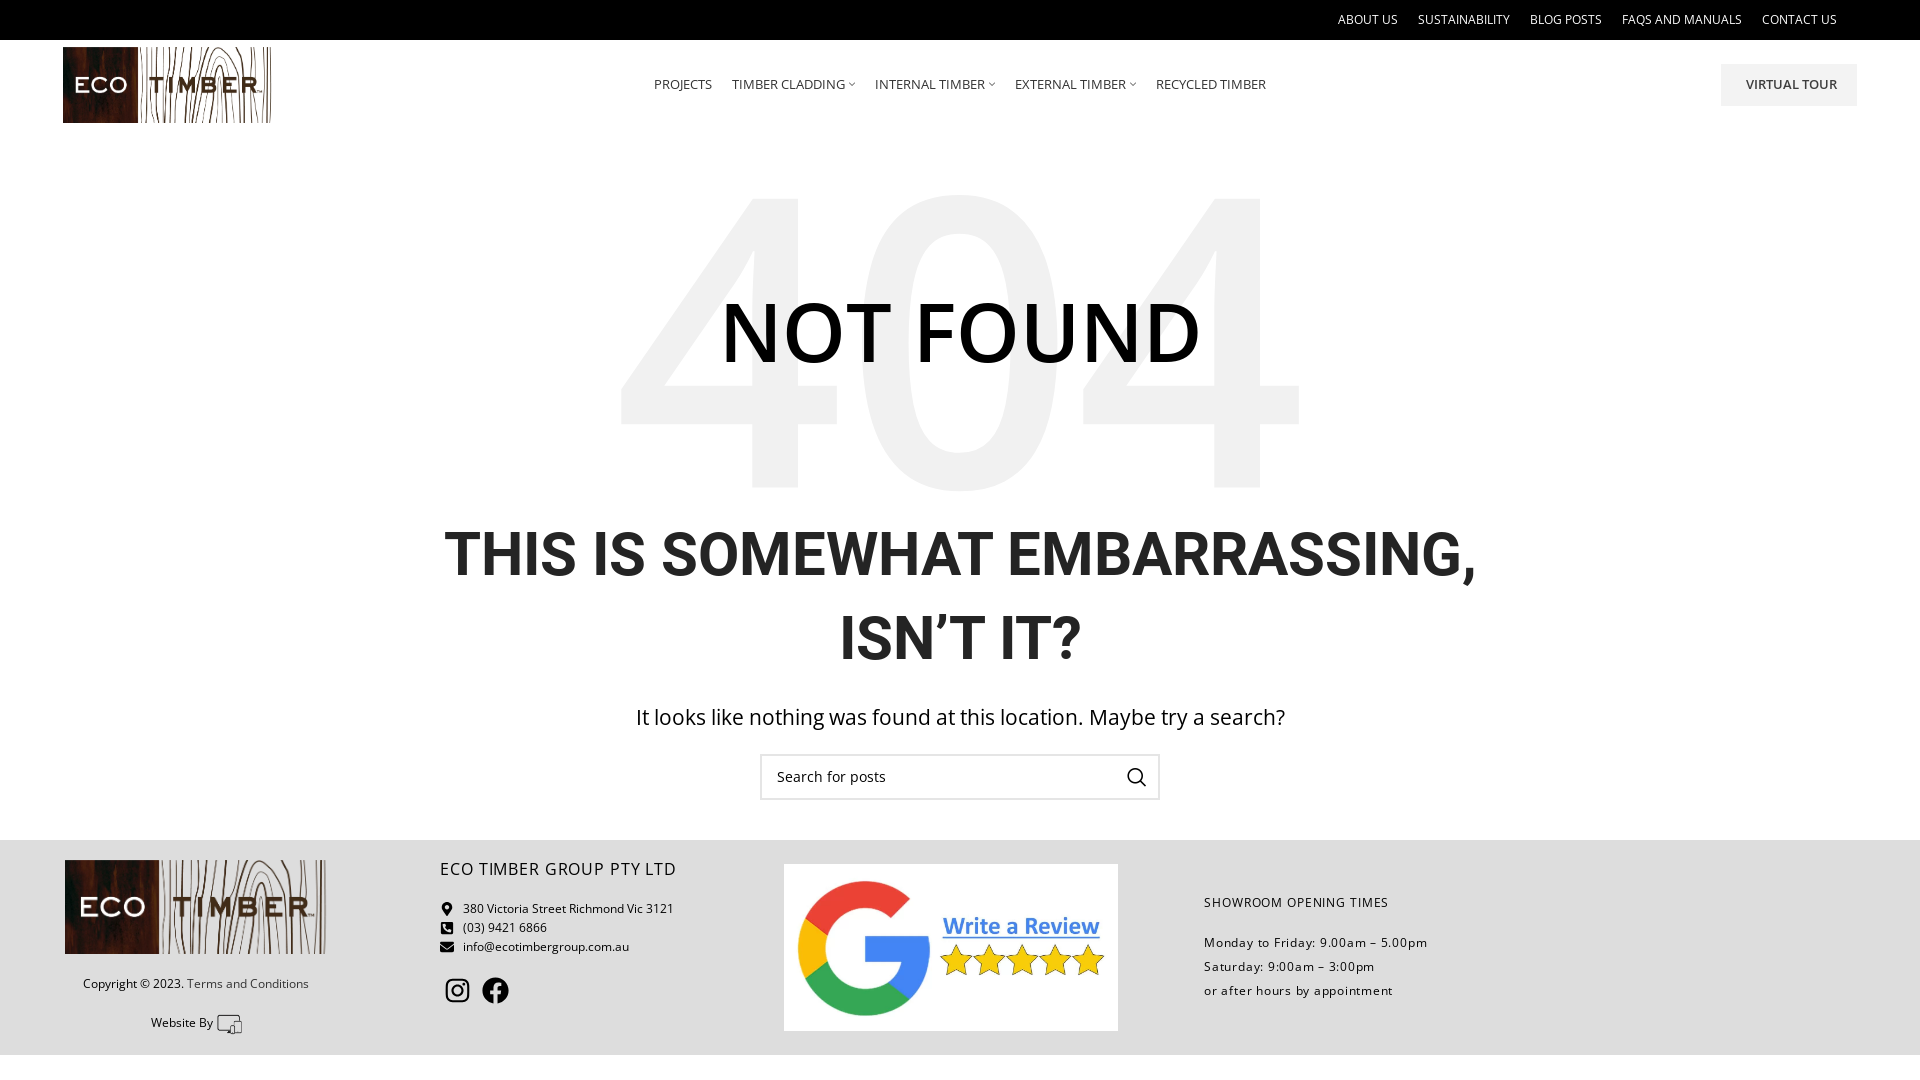 This screenshot has height=1080, width=1920. Describe the element at coordinates (1789, 83) in the screenshot. I see `'VIRTUAL TOUR'` at that location.